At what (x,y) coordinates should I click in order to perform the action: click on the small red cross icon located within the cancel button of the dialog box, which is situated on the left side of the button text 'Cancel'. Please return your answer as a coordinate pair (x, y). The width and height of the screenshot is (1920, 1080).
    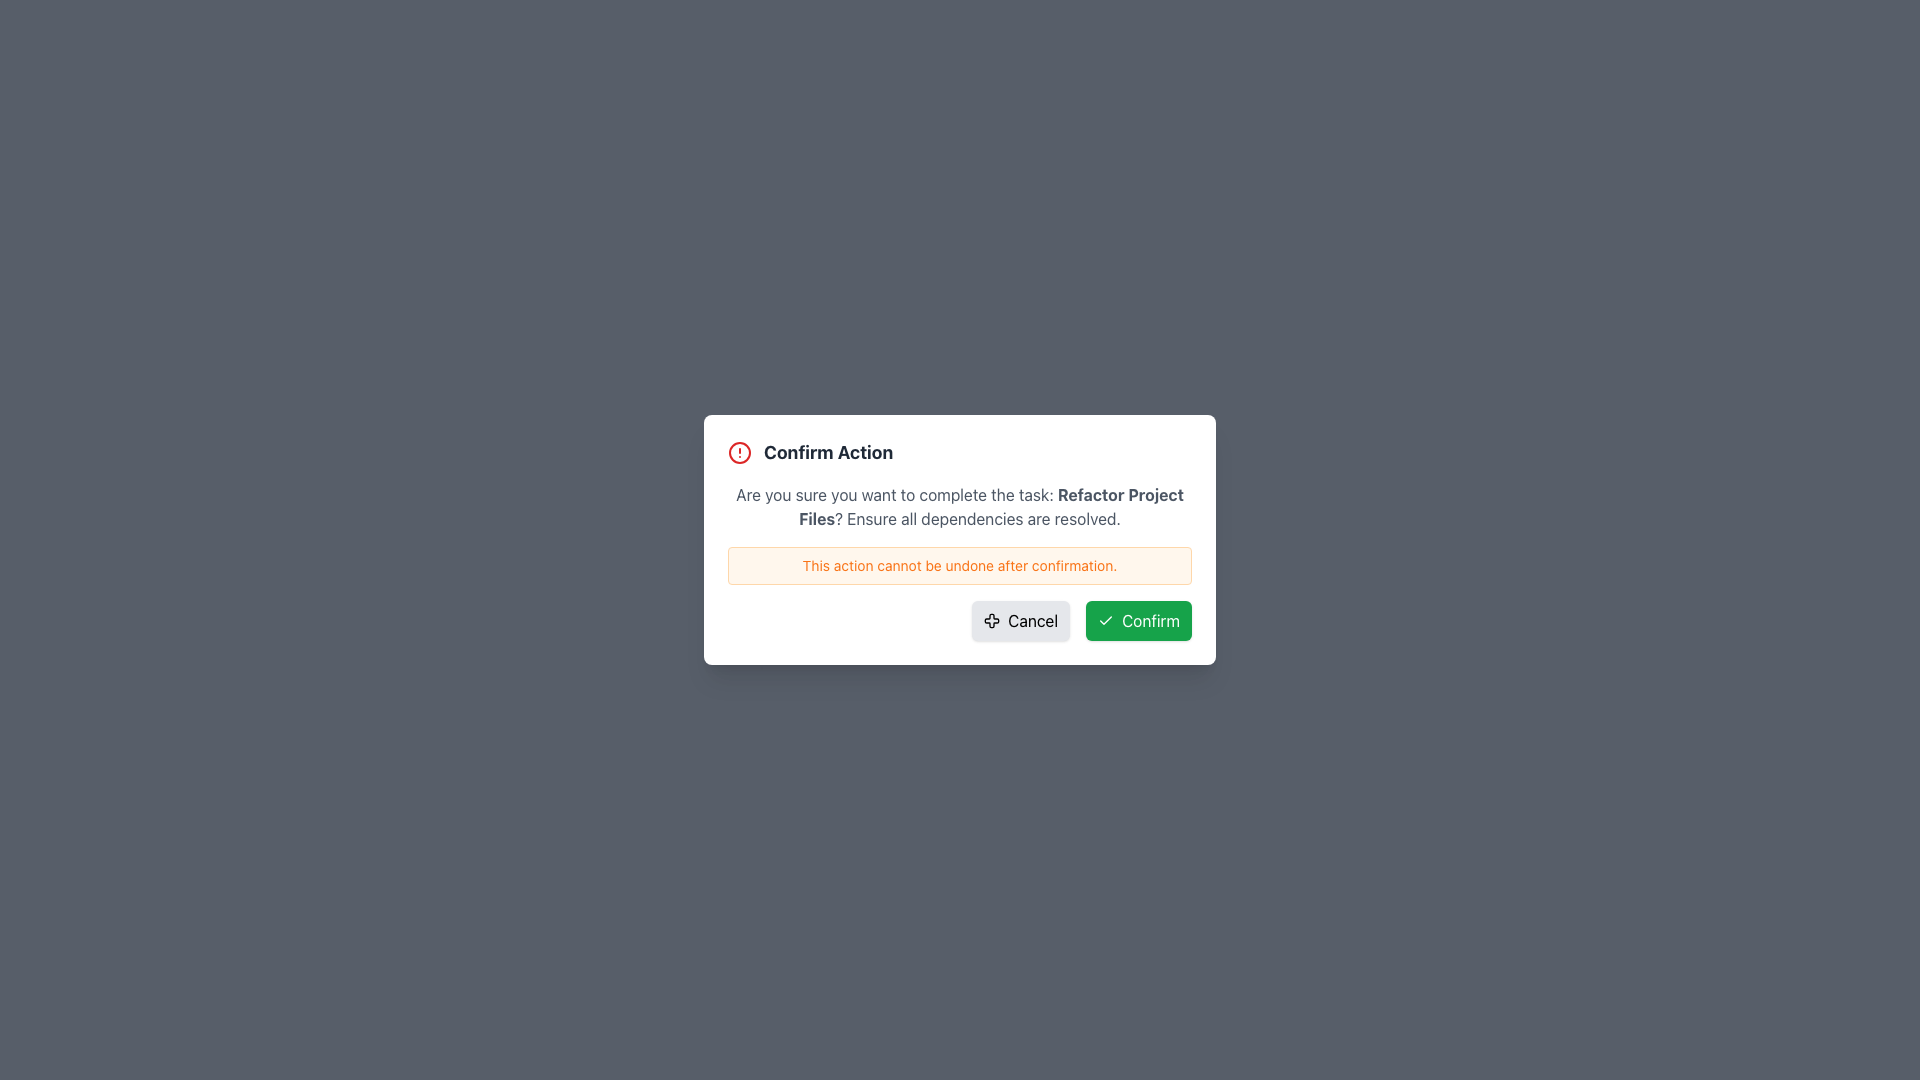
    Looking at the image, I should click on (992, 620).